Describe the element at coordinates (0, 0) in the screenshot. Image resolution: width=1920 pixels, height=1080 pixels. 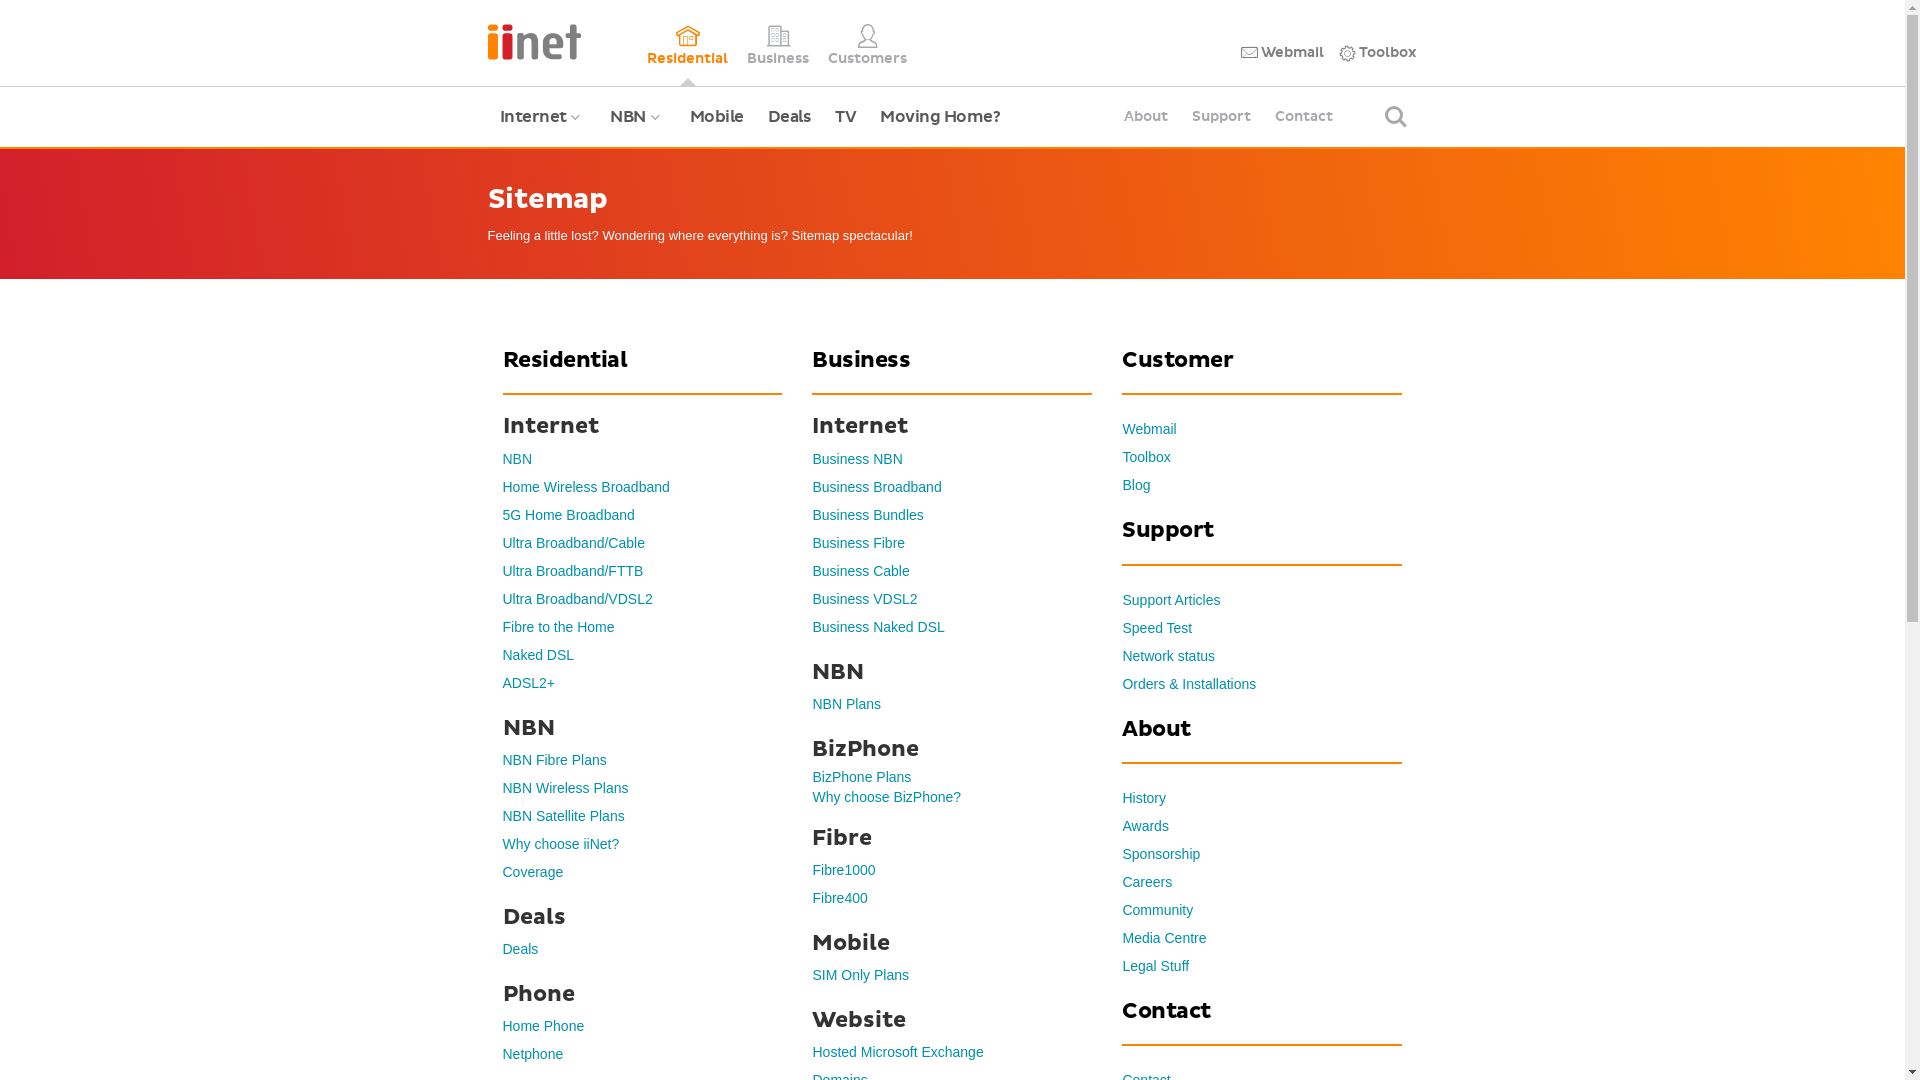
I see `'Skip to main content'` at that location.